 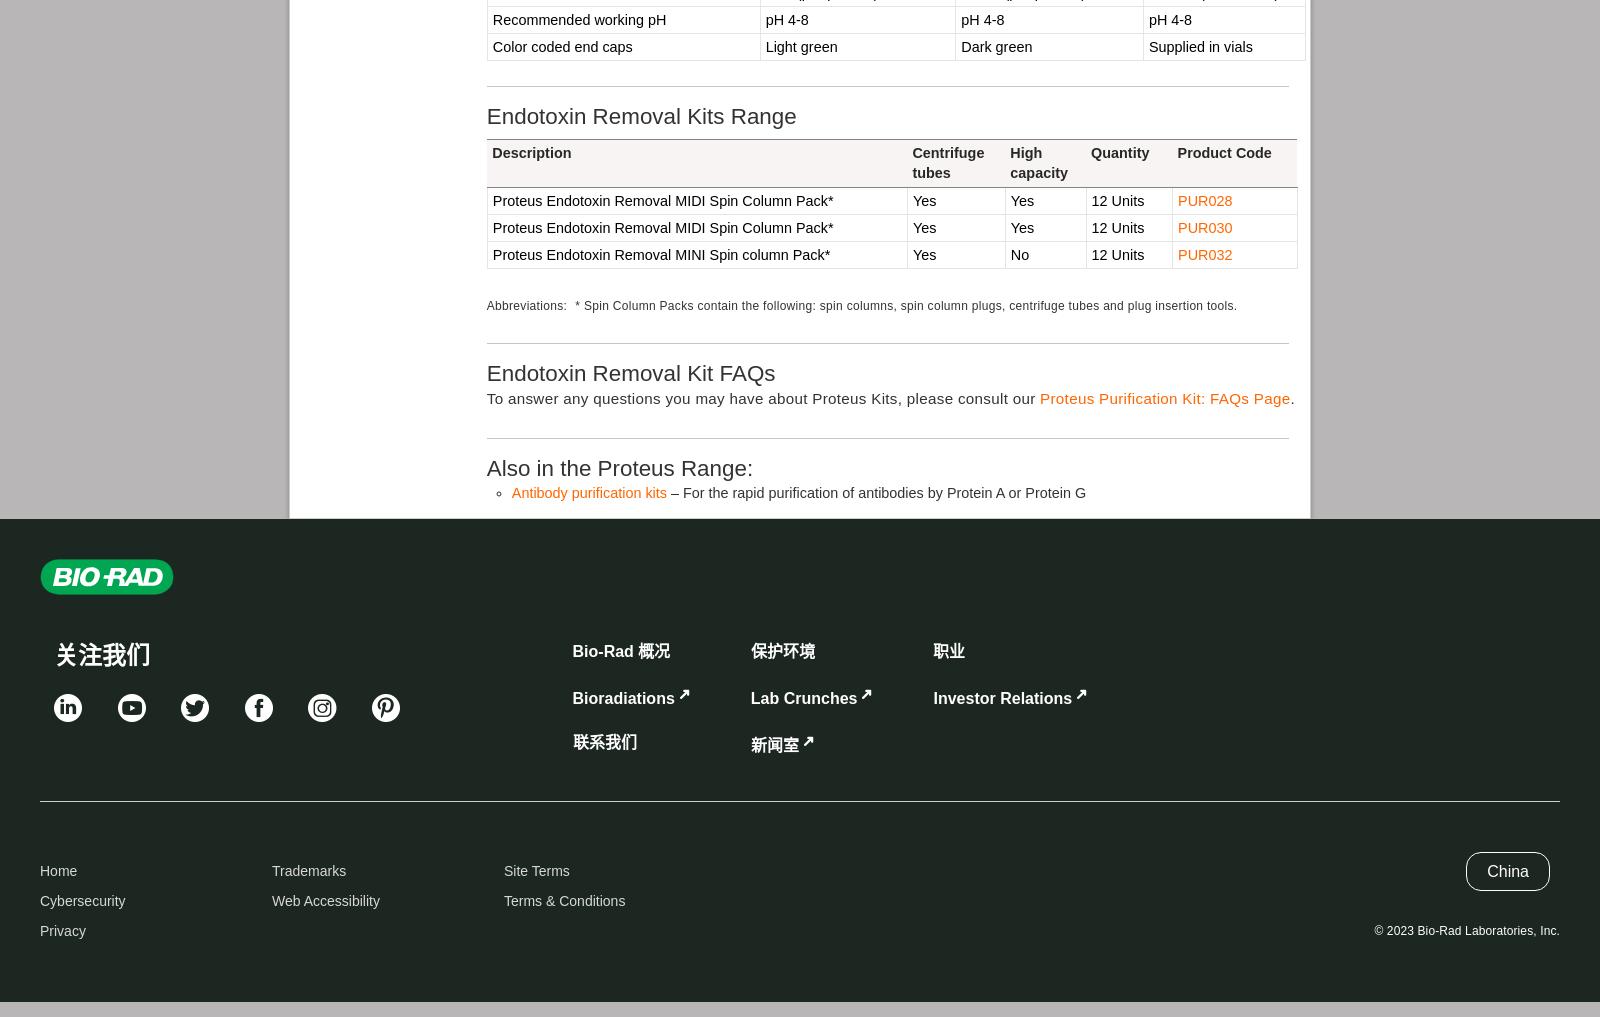 What do you see at coordinates (947, 151) in the screenshot?
I see `'Centrifuge'` at bounding box center [947, 151].